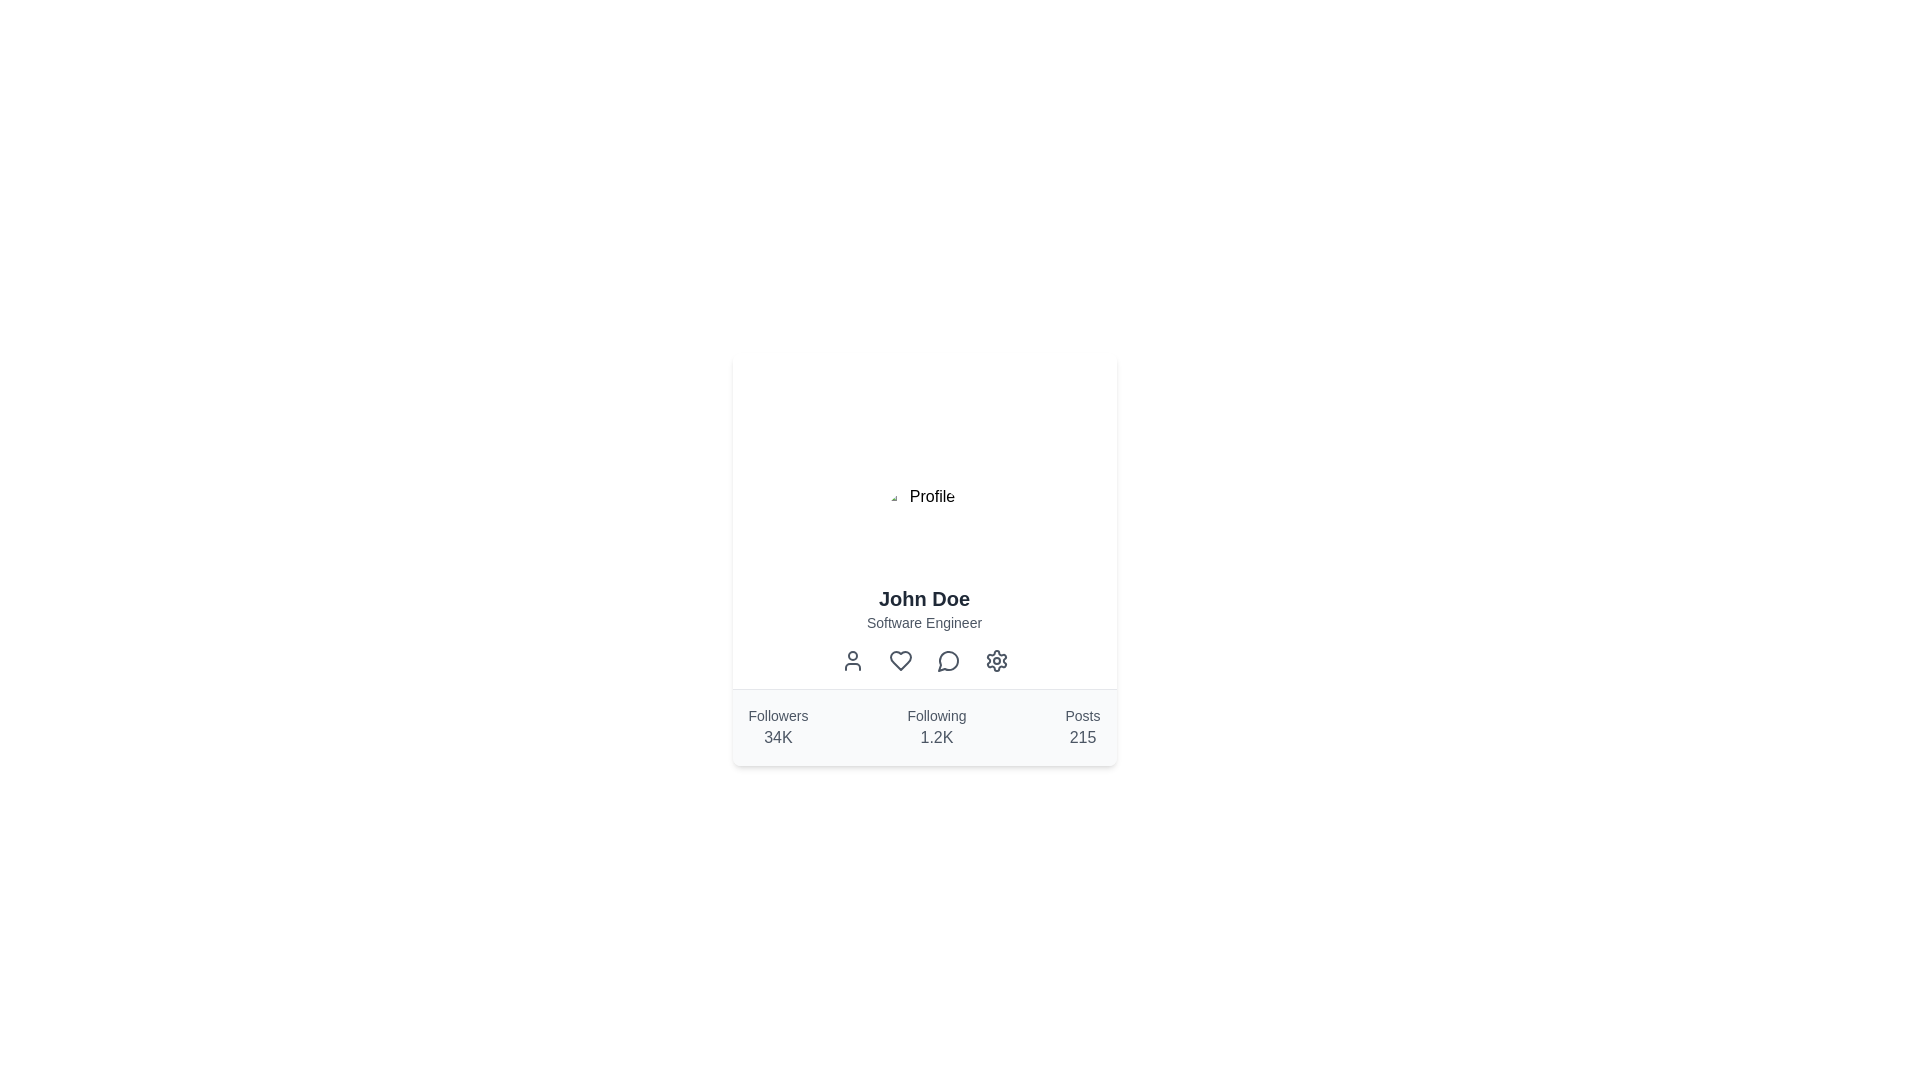  Describe the element at coordinates (777, 728) in the screenshot. I see `the static text display for the number of followers under the 'Followers' label in the profile card` at that location.